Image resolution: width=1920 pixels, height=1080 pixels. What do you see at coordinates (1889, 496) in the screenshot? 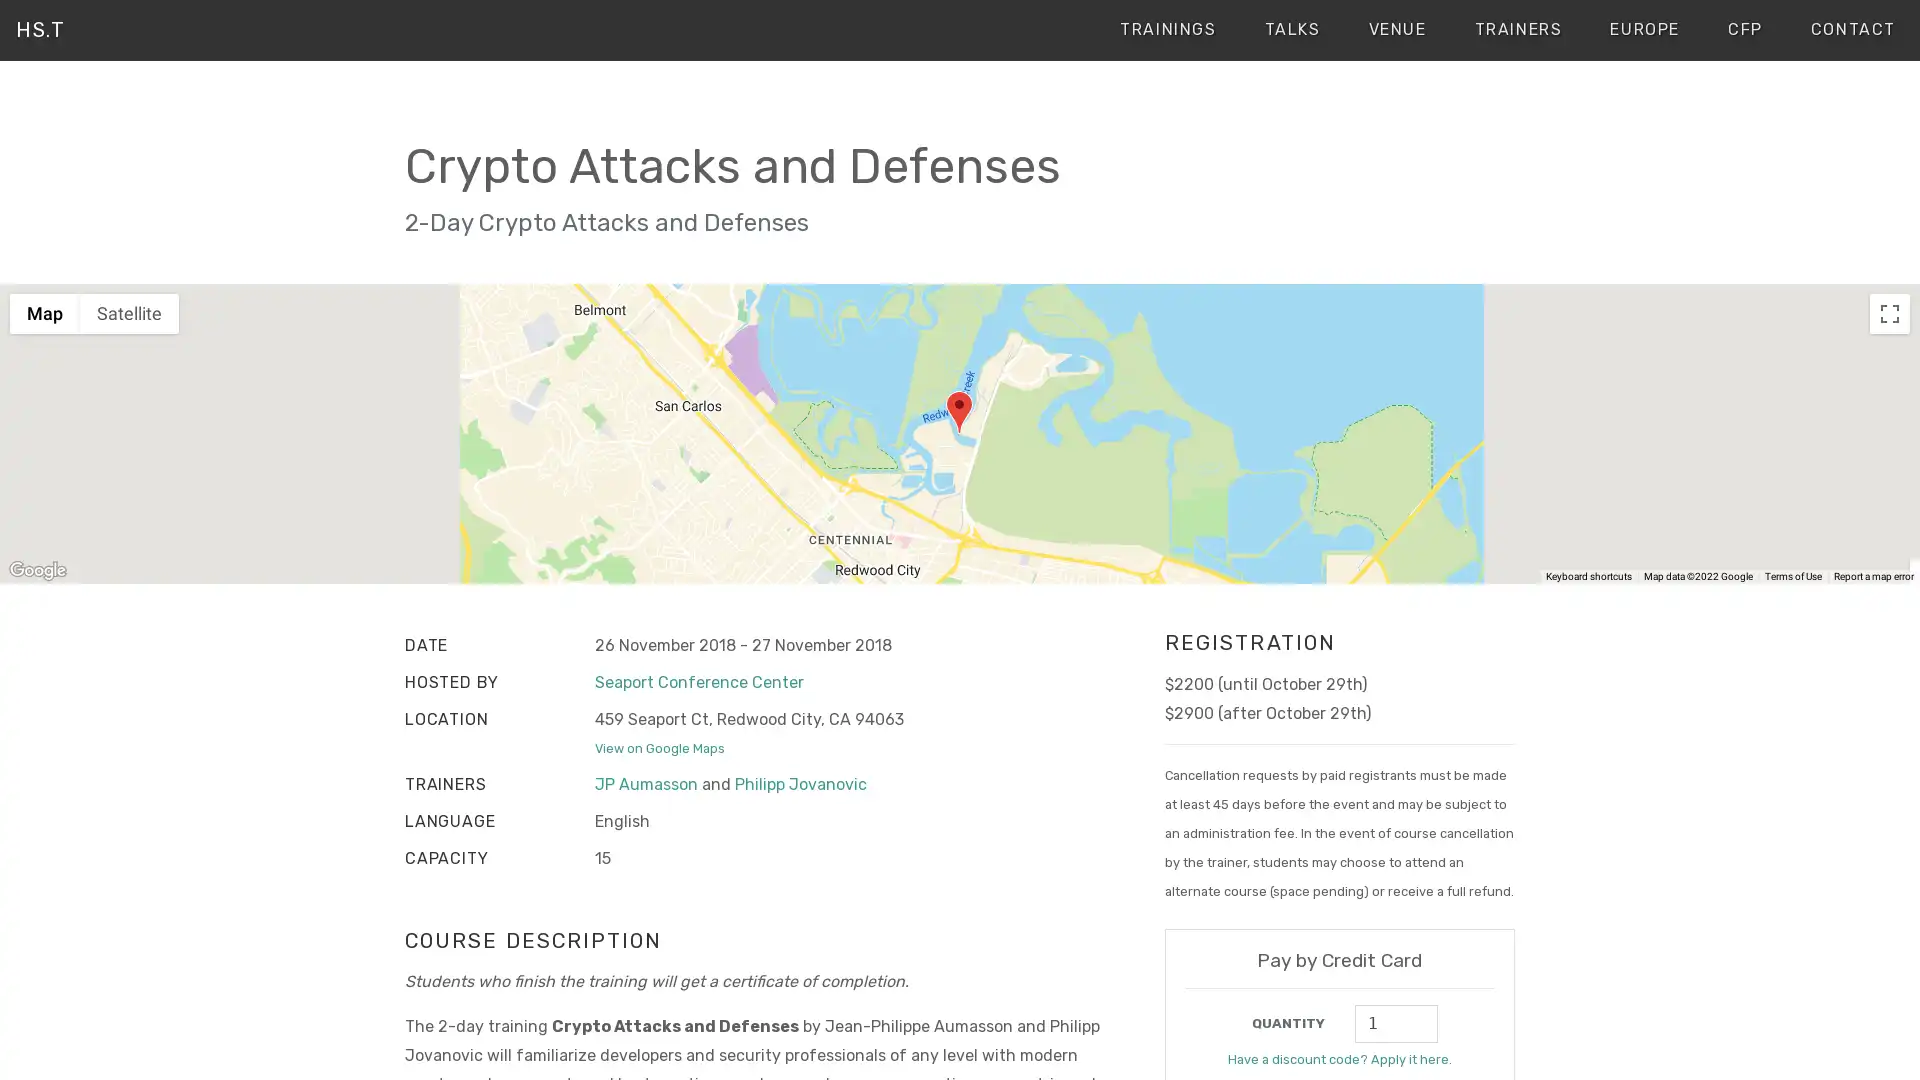
I see `Zoom in` at bounding box center [1889, 496].